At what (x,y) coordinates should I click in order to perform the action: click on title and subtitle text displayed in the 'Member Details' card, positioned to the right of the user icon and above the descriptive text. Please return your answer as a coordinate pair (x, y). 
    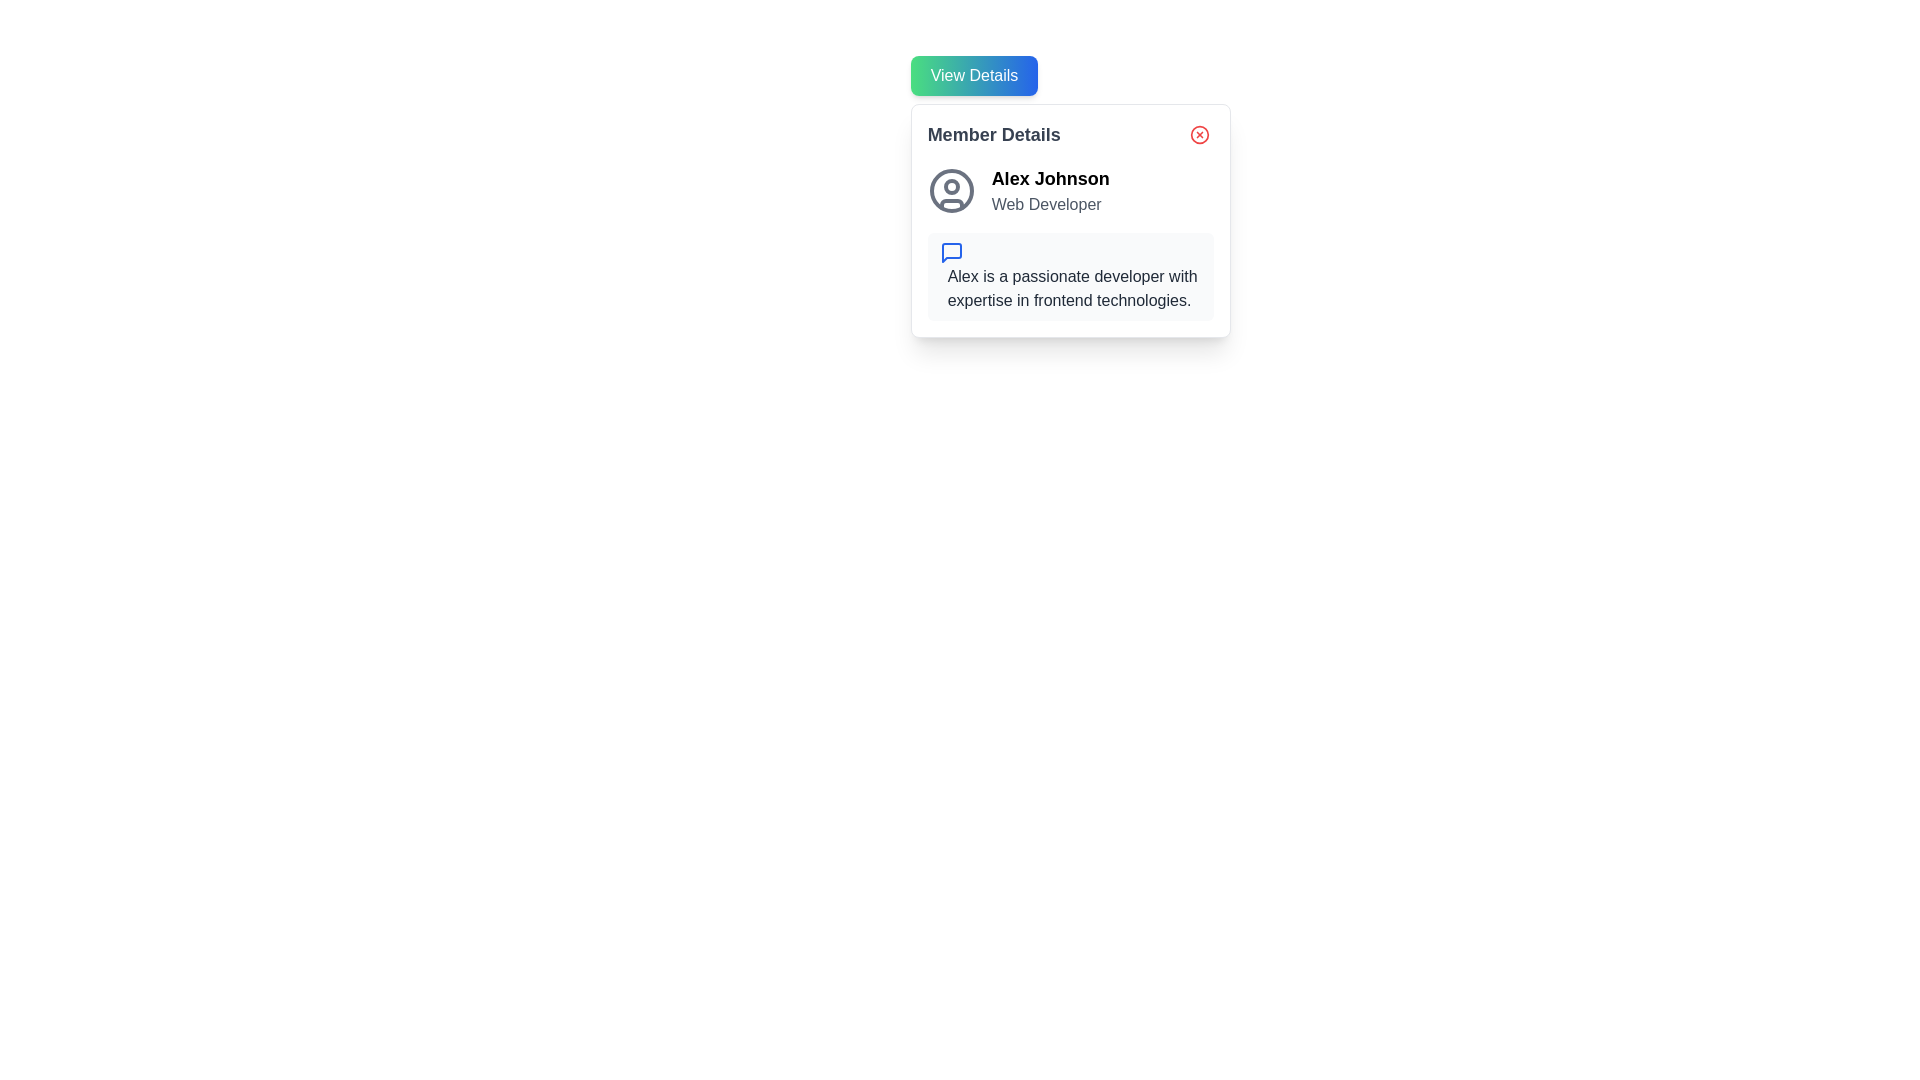
    Looking at the image, I should click on (1049, 191).